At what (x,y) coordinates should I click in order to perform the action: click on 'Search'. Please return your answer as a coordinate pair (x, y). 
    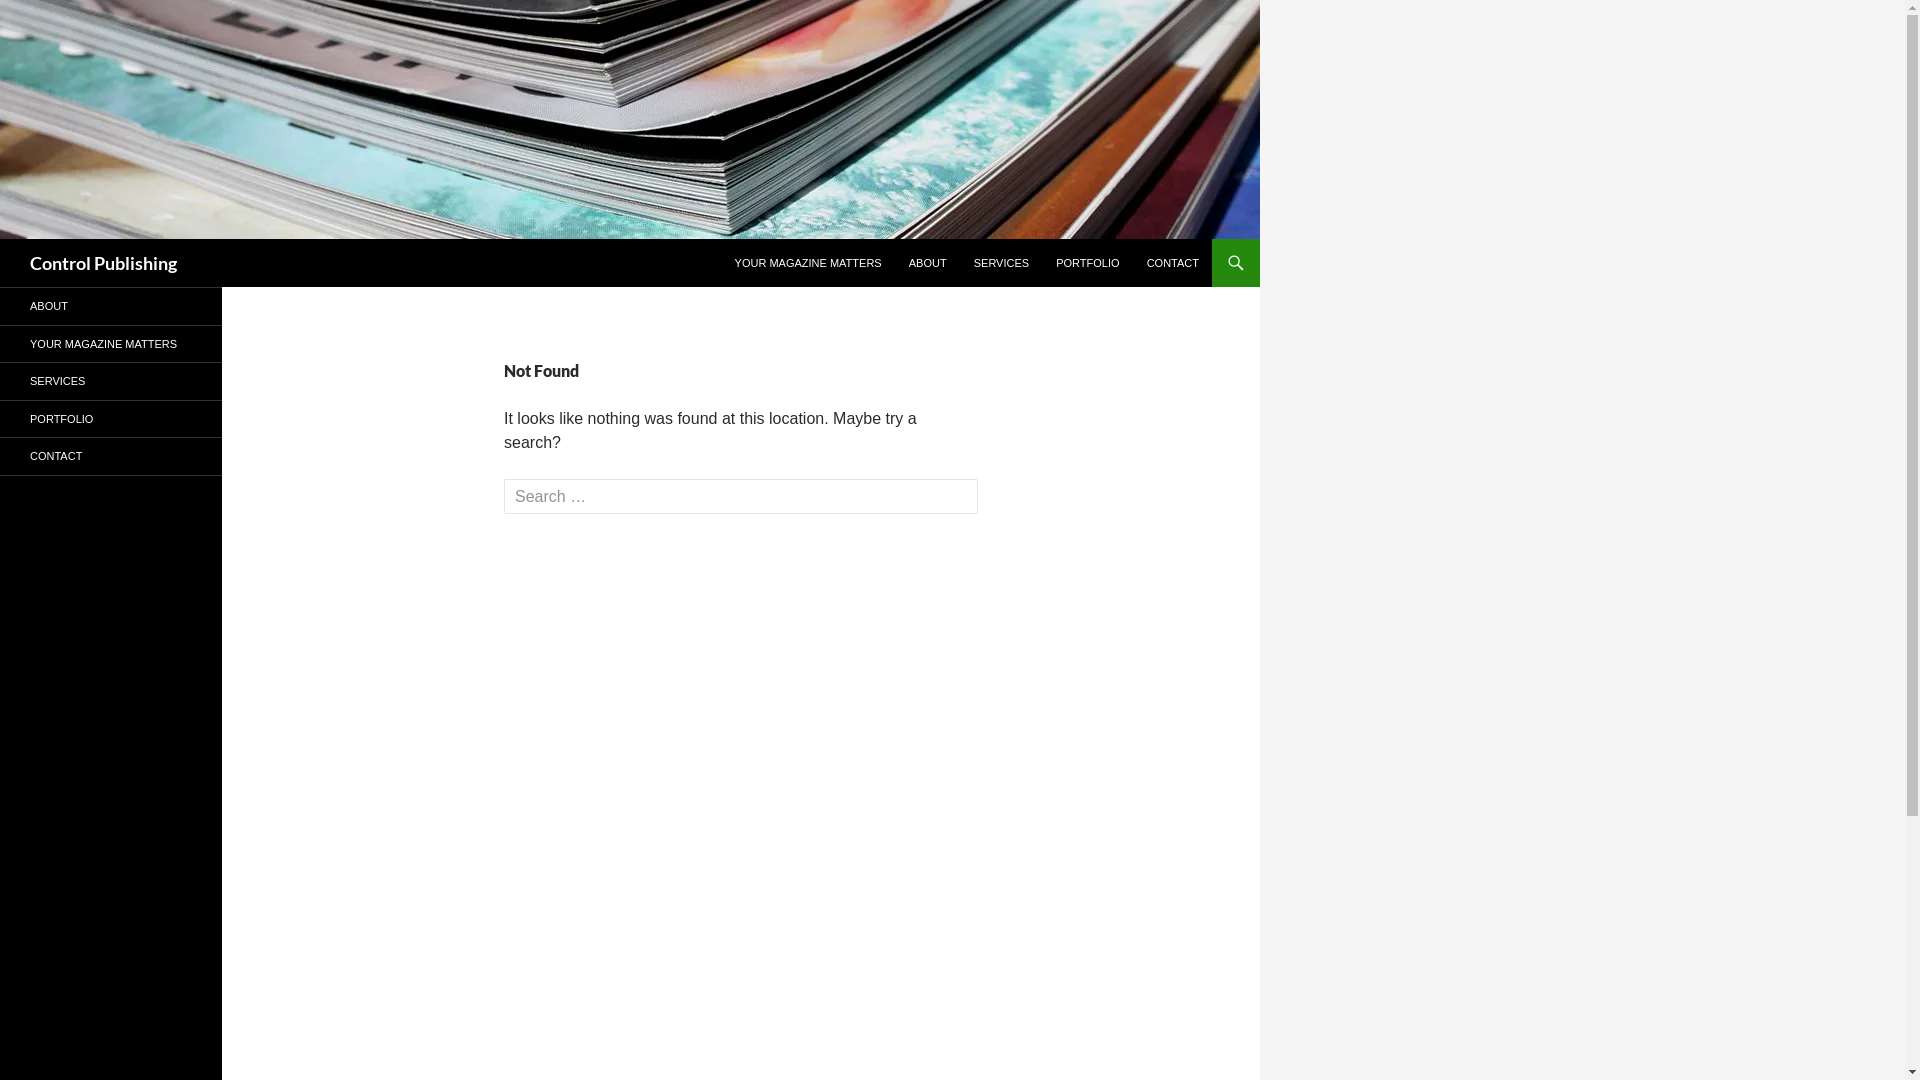
    Looking at the image, I should click on (53, 18).